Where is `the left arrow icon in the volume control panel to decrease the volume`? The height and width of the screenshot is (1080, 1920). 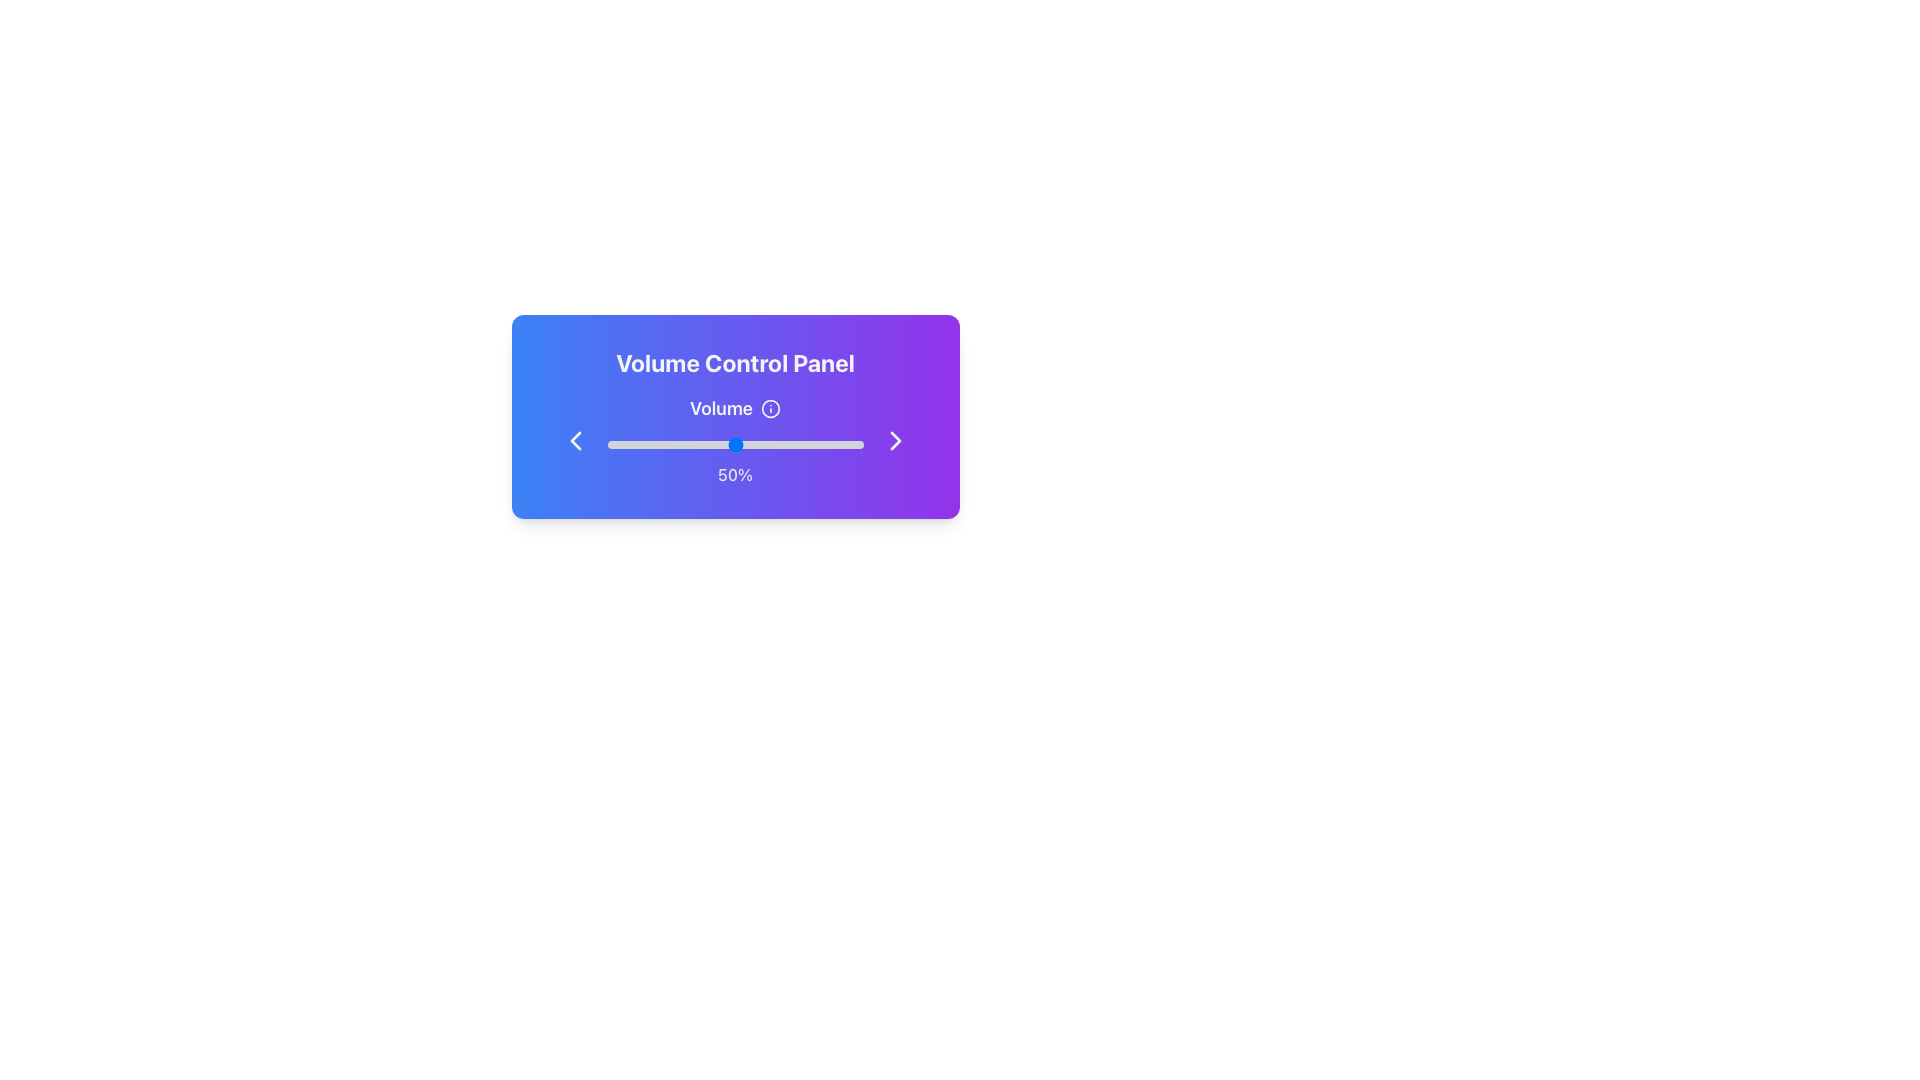
the left arrow icon in the volume control panel to decrease the volume is located at coordinates (574, 439).